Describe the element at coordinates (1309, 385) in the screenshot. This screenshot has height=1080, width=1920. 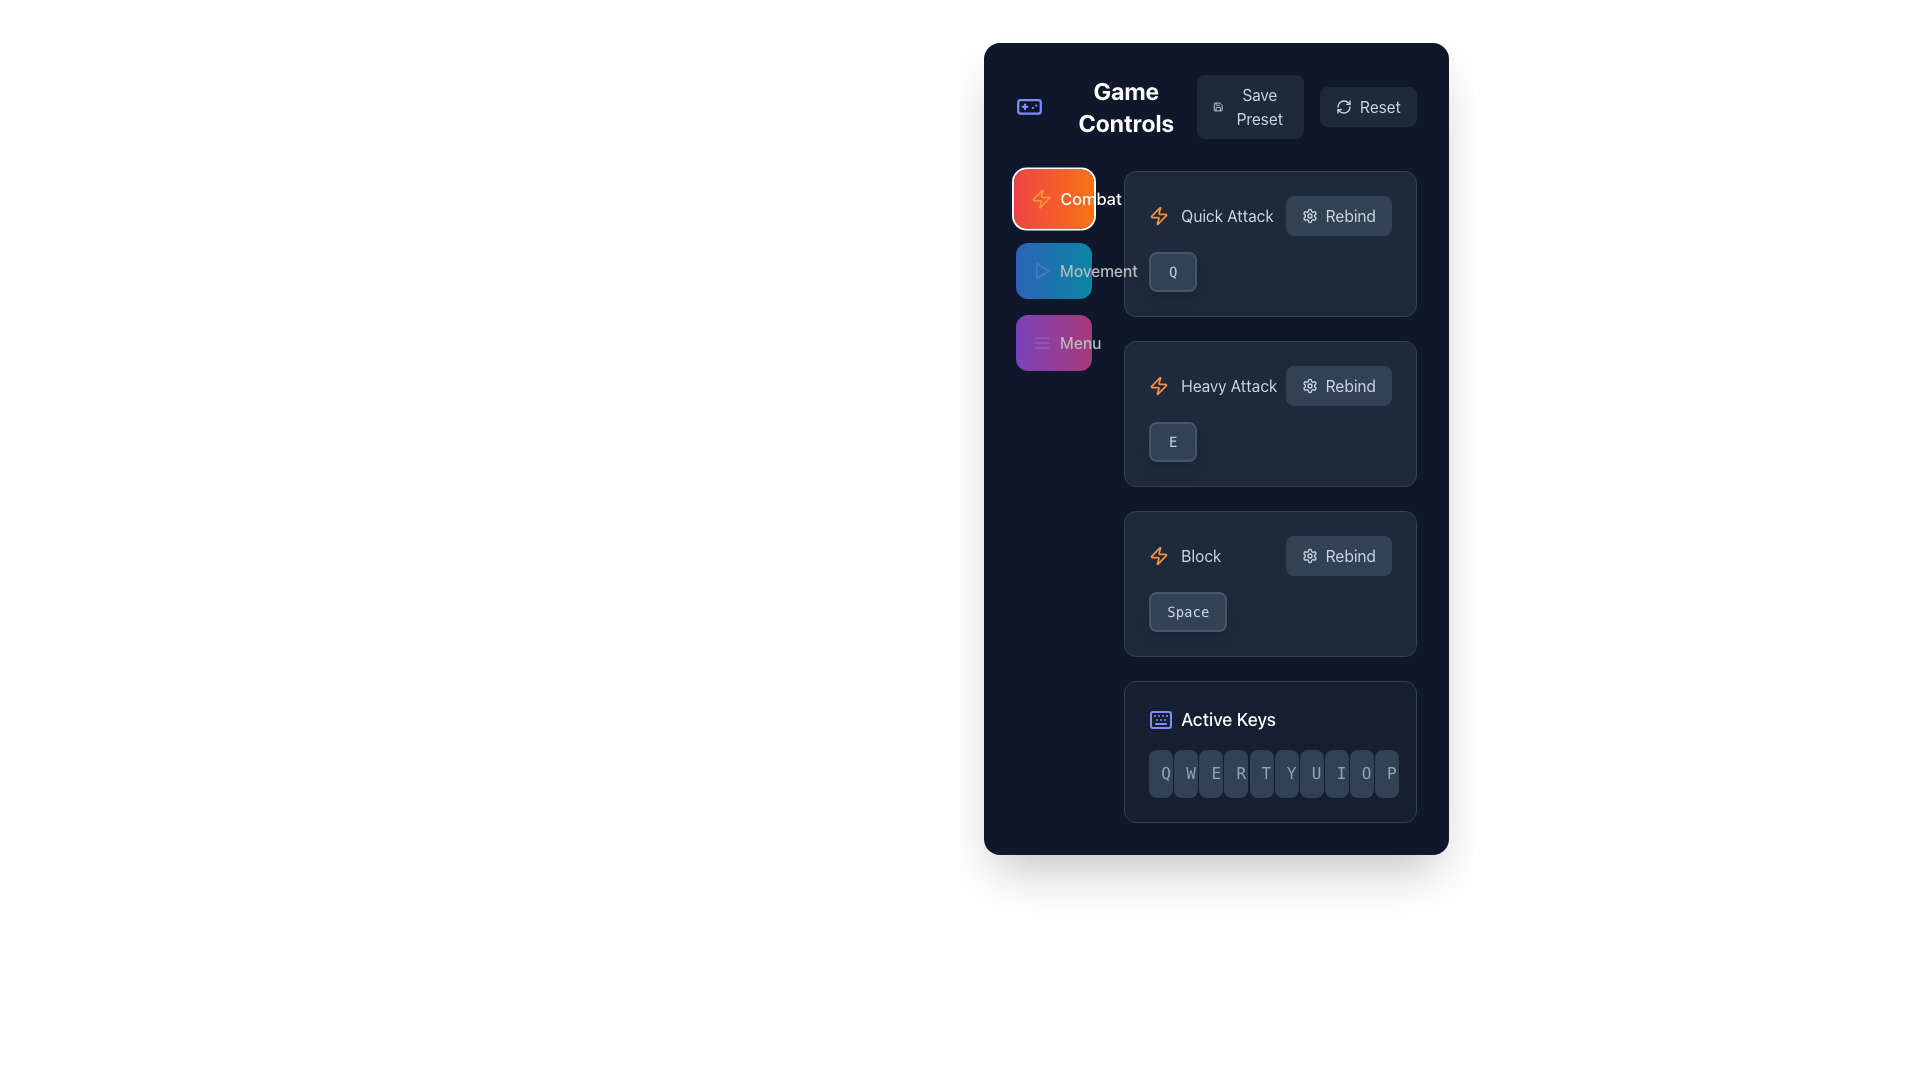
I see `the icon located on the right end of the 'Rebind' button in the second row of the Game Controls panel` at that location.